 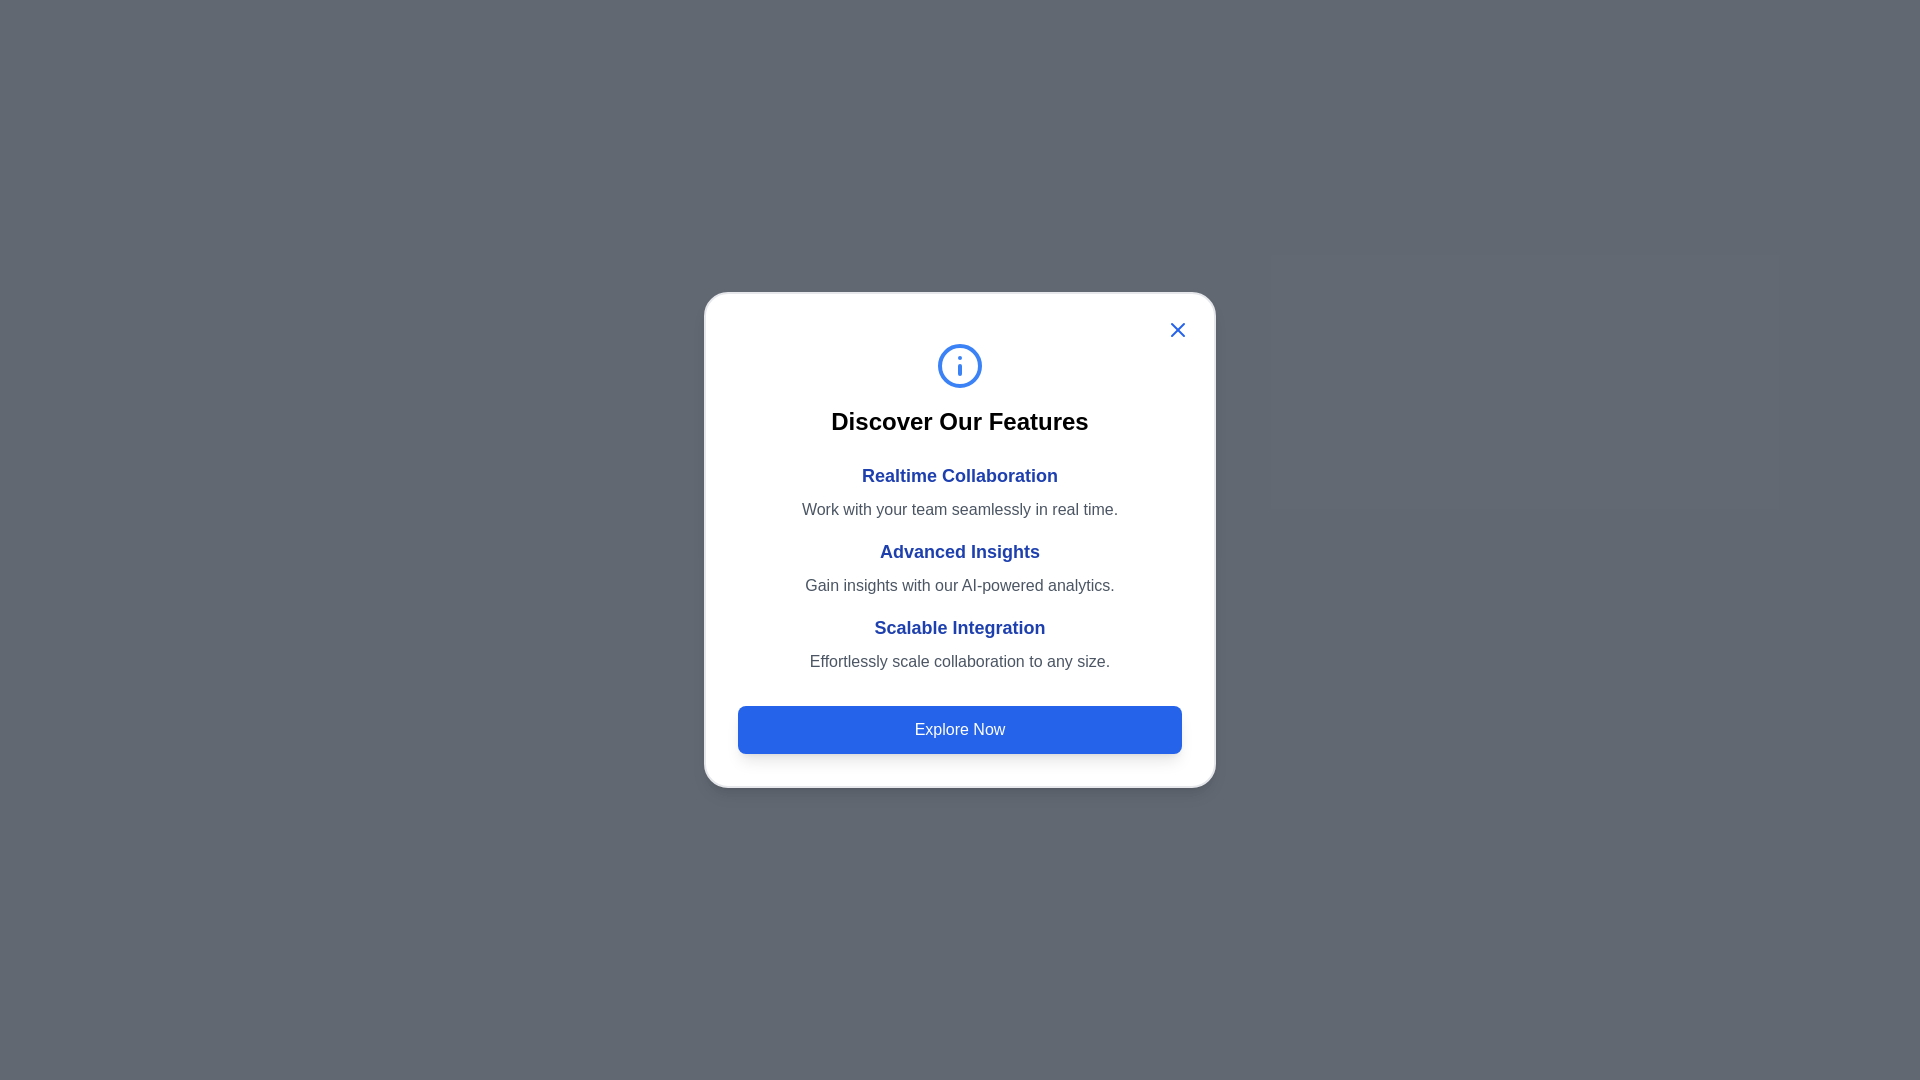 I want to click on the close button icon located at the top-right corner of the modal, so click(x=1177, y=329).